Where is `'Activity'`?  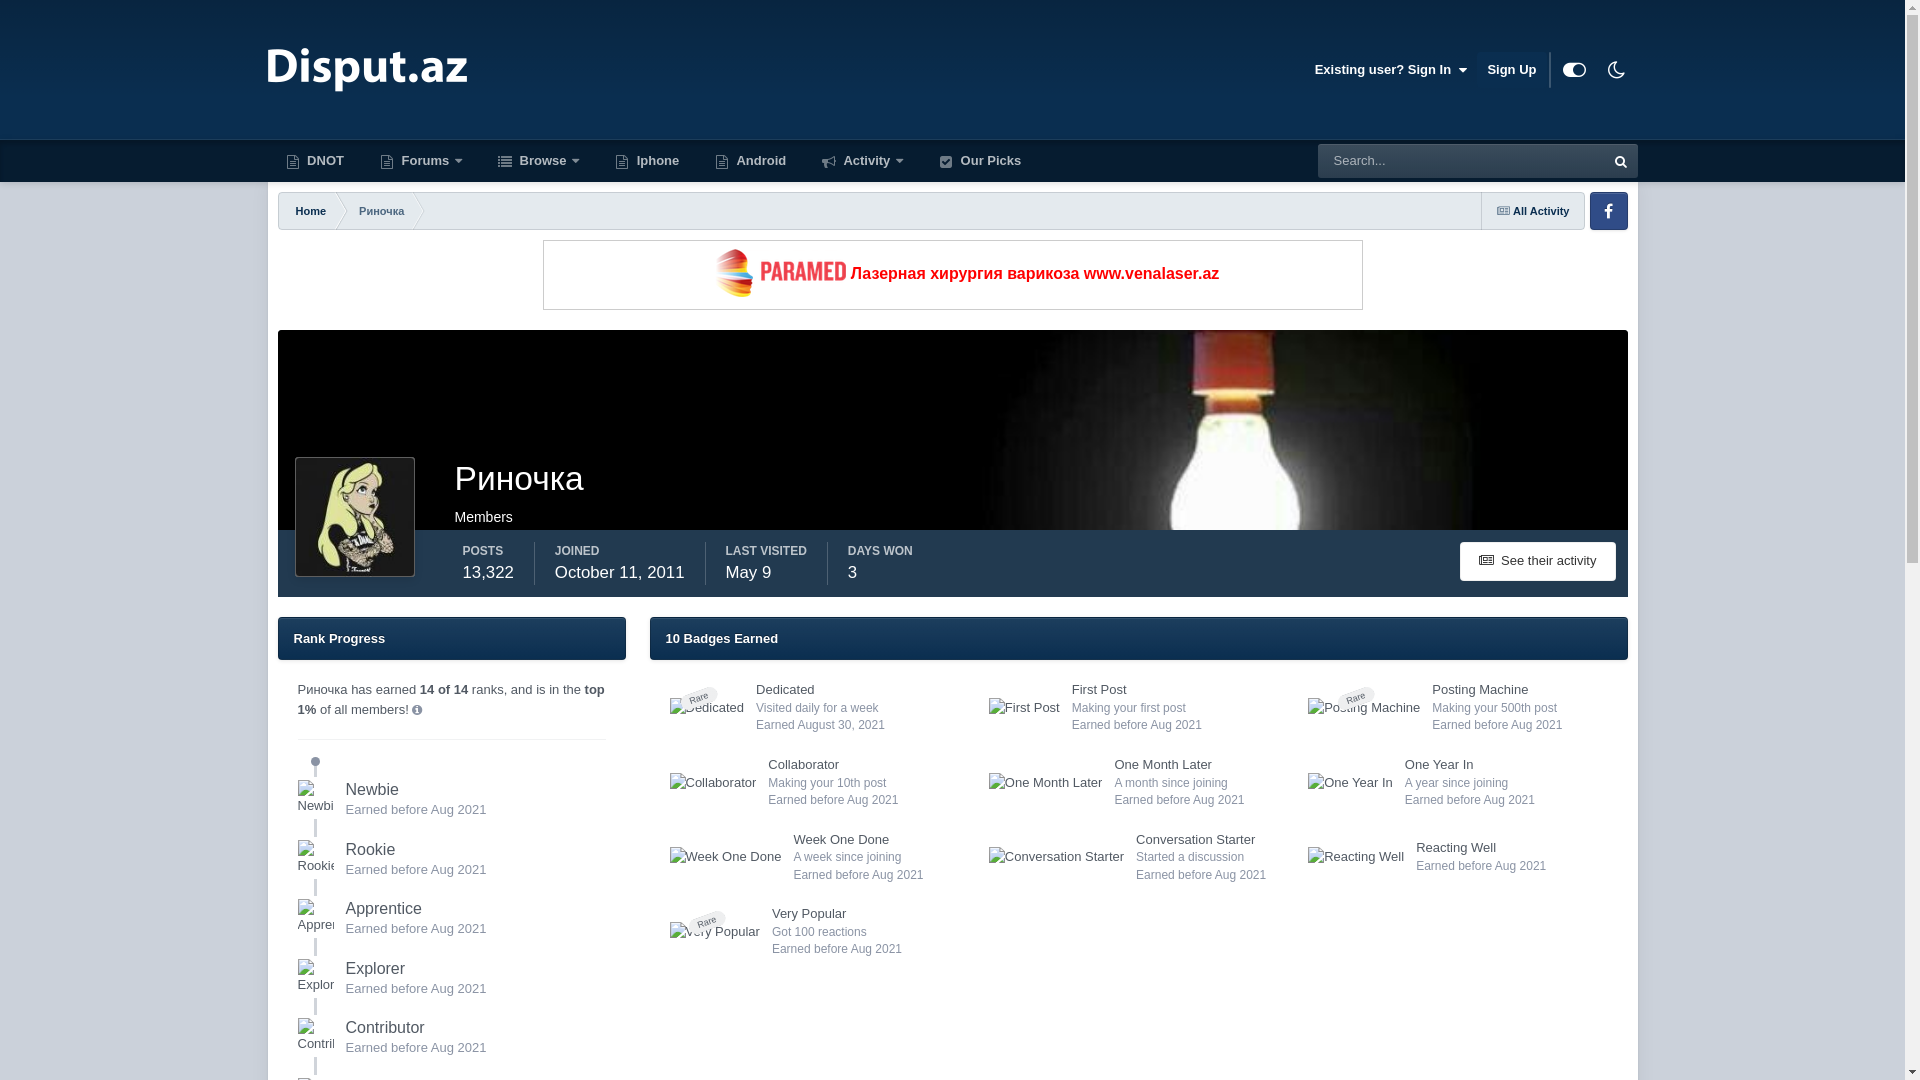 'Activity' is located at coordinates (862, 160).